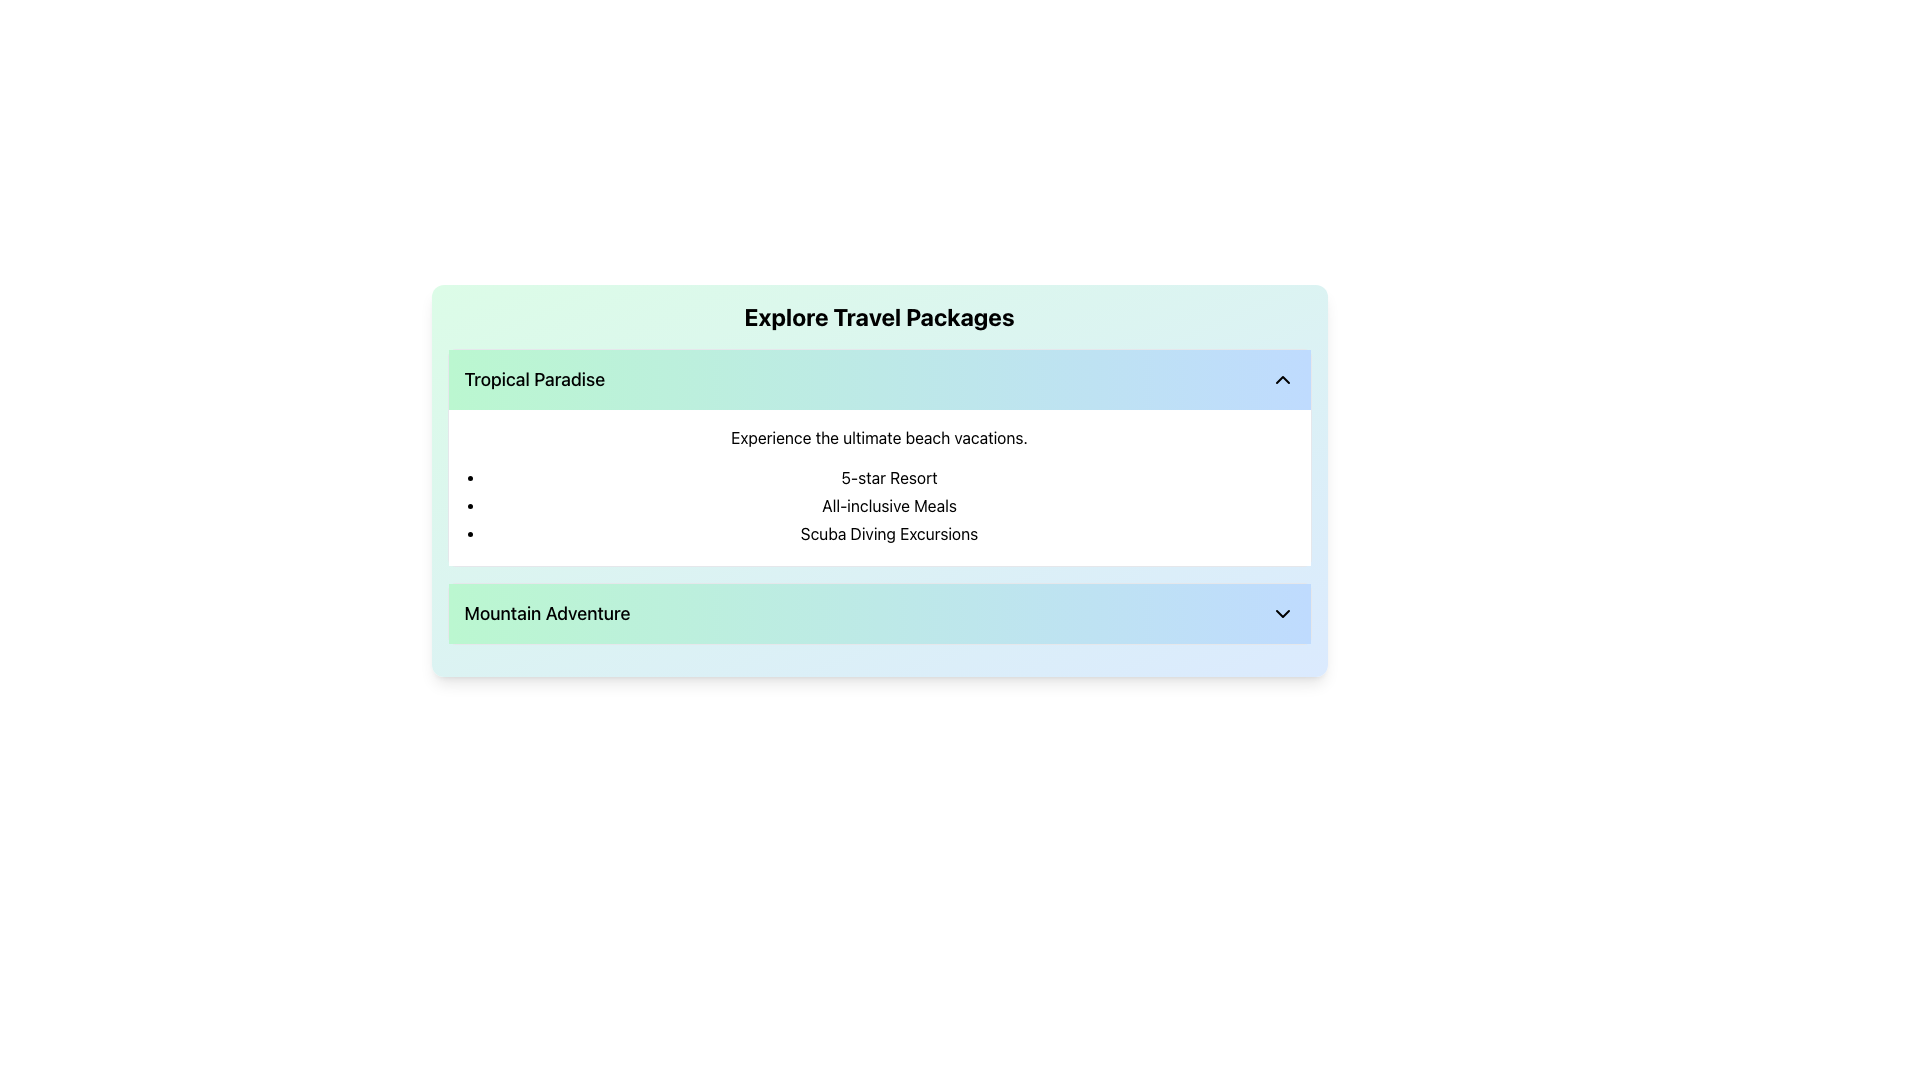  I want to click on the Chevron-Down icon at the far-right end of the 'Mountain Adventure' section, so click(1282, 612).